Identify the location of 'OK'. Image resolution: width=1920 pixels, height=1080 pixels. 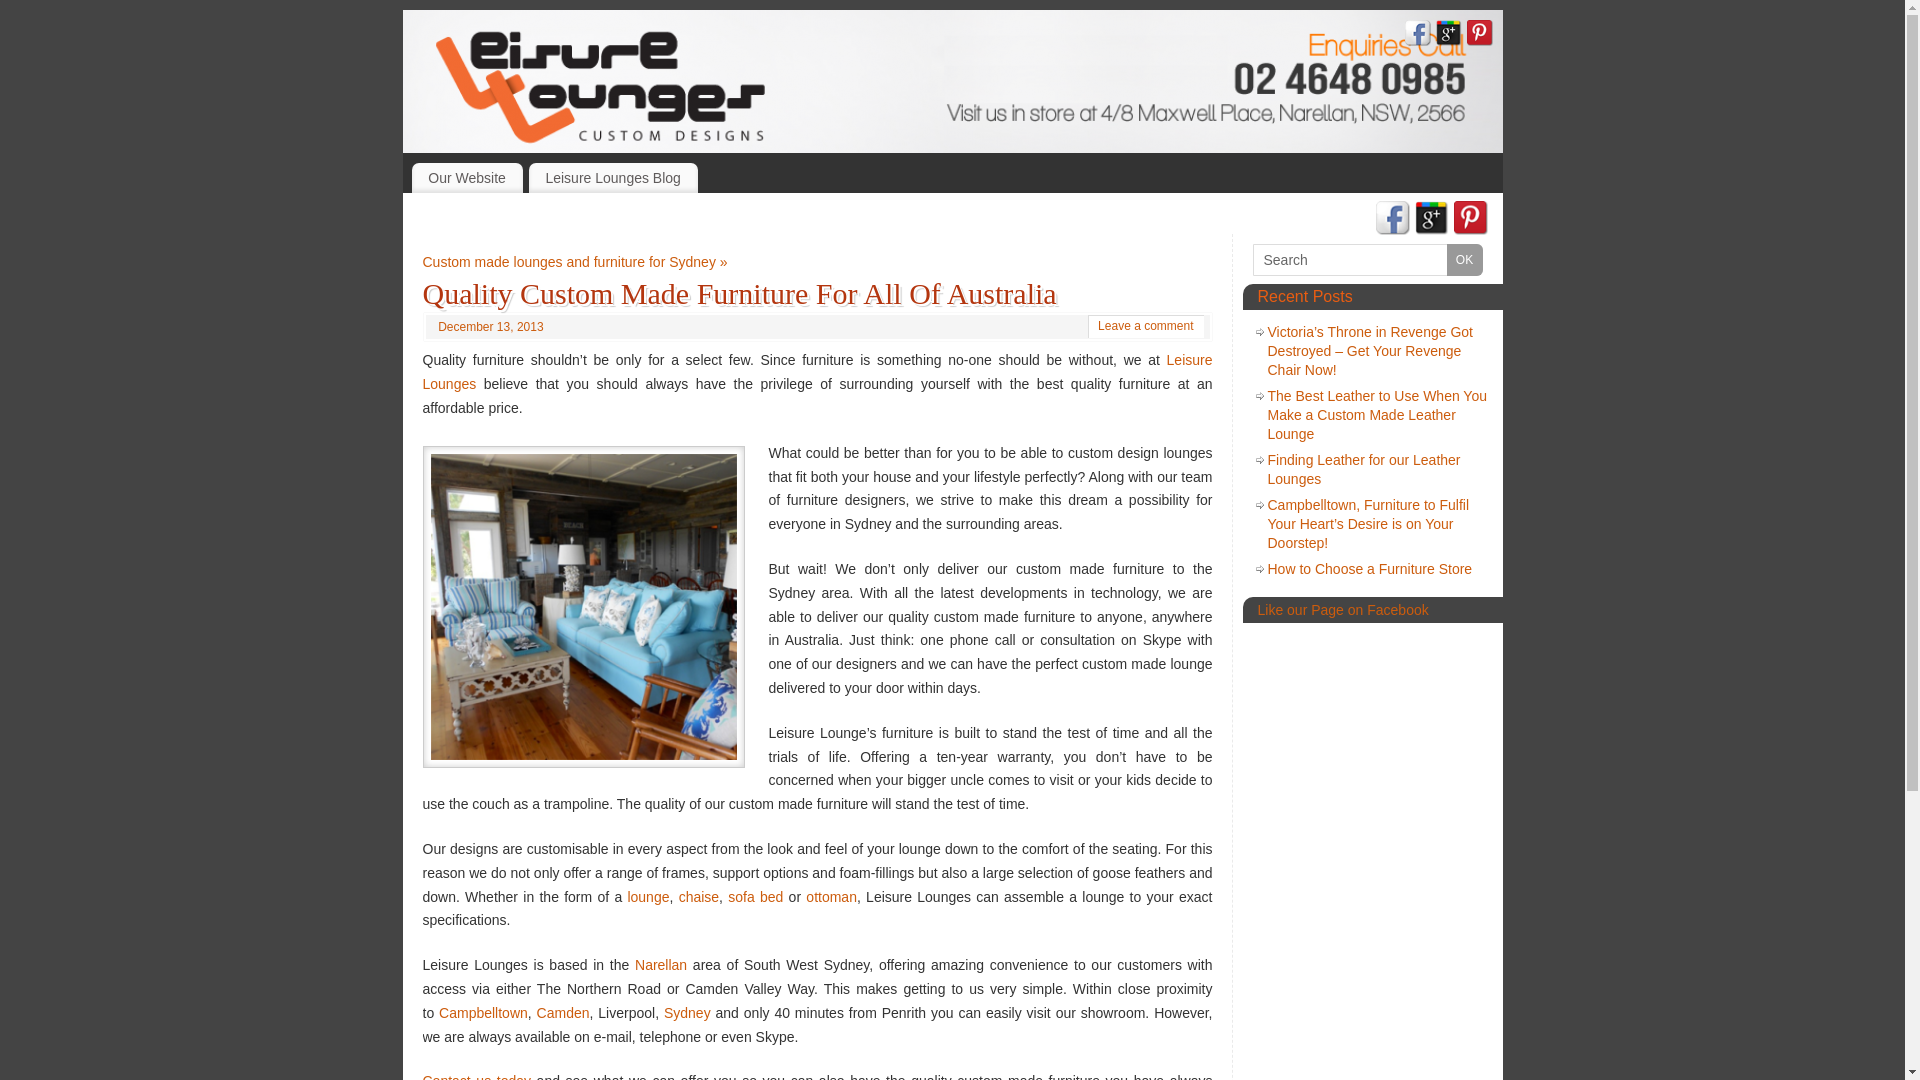
(1464, 258).